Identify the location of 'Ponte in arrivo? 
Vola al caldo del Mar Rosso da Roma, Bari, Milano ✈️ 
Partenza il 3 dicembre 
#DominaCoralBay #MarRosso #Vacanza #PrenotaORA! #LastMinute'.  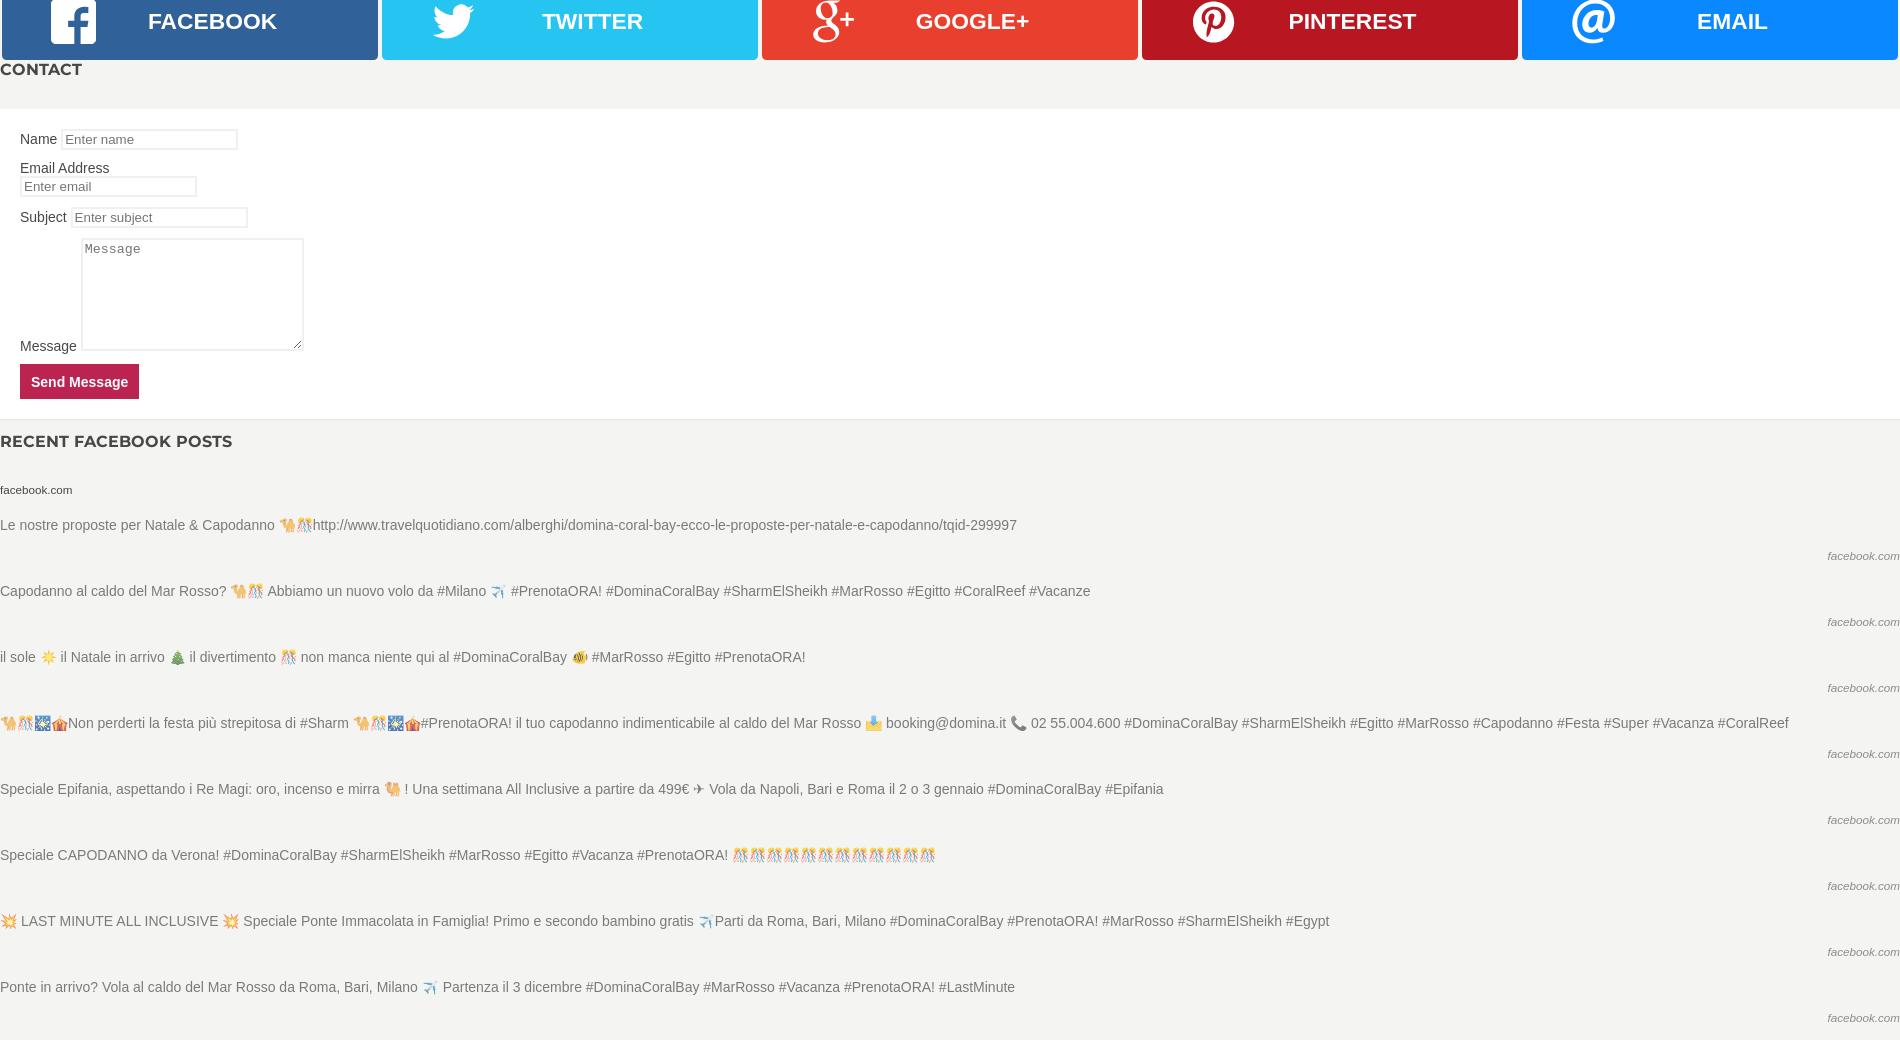
(0, 986).